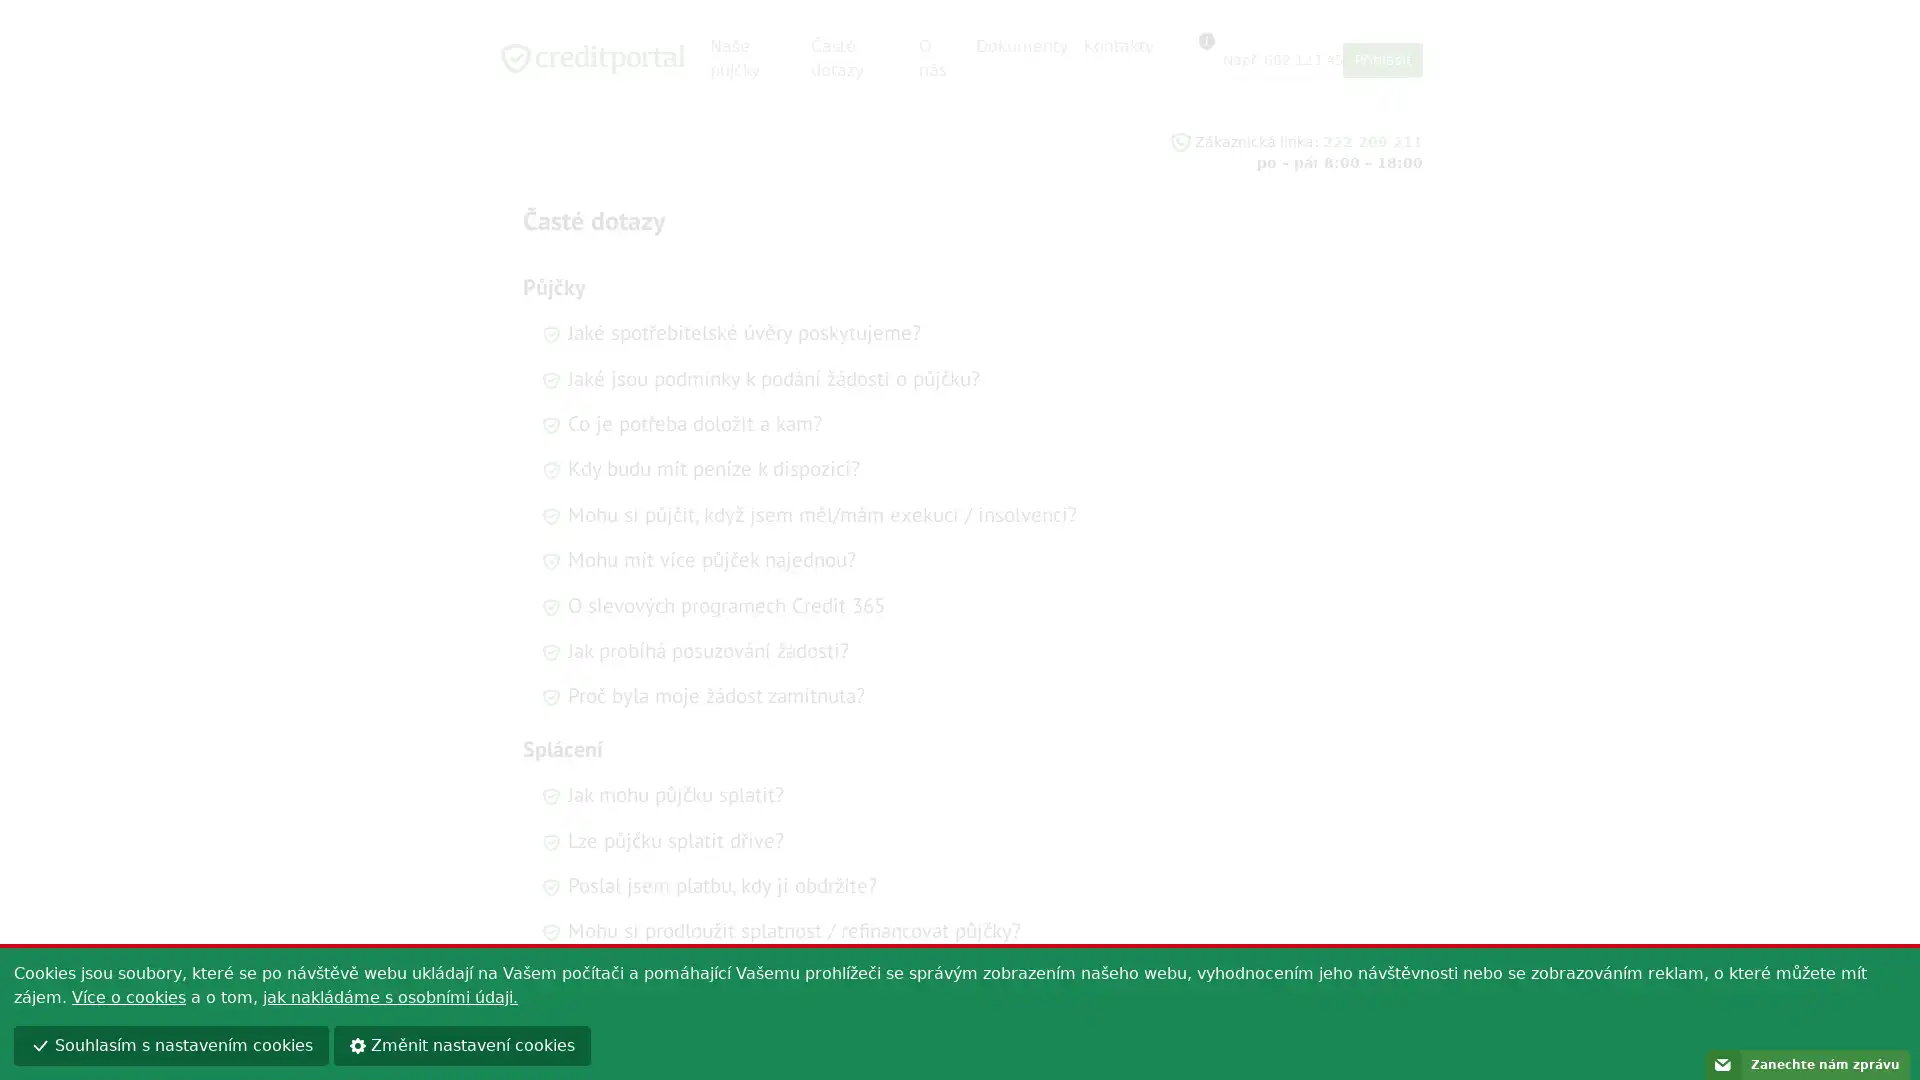 The height and width of the screenshot is (1080, 1920). Describe the element at coordinates (461, 1044) in the screenshot. I see `Zmenit nastaveni cookies` at that location.